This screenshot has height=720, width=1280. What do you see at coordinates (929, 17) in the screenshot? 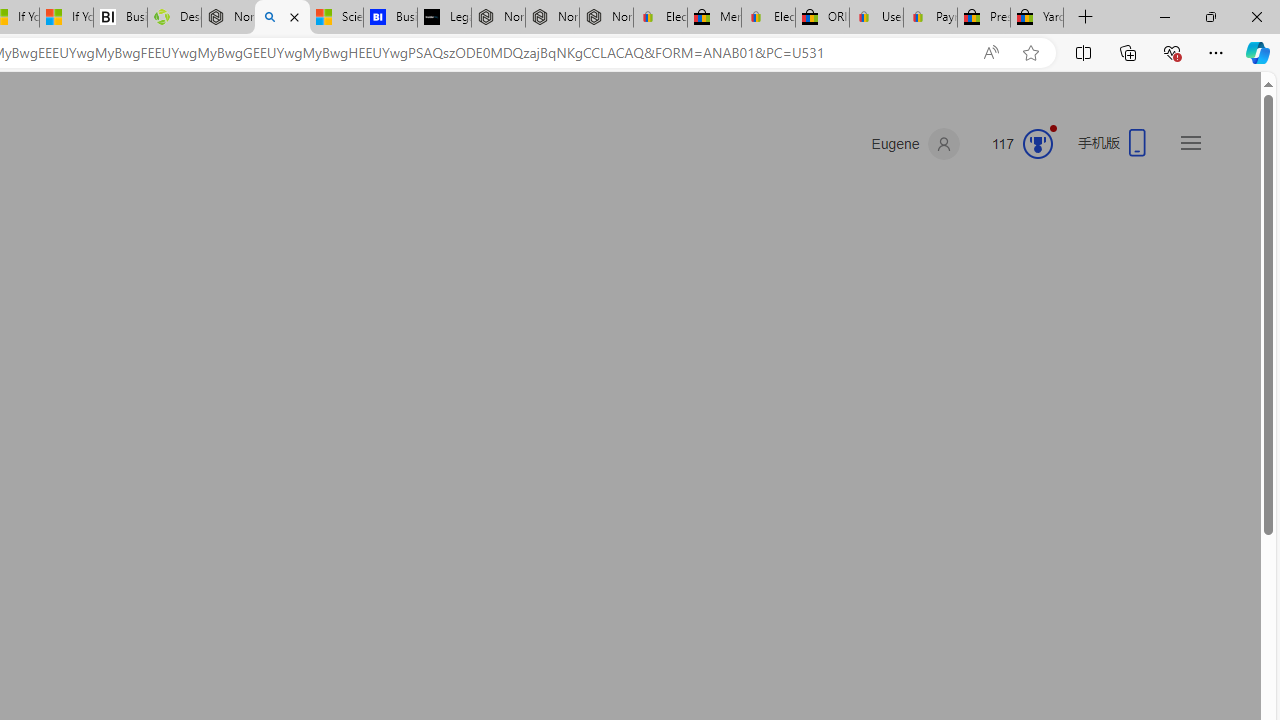
I see `'Payments Terms of Use | eBay.com'` at bounding box center [929, 17].